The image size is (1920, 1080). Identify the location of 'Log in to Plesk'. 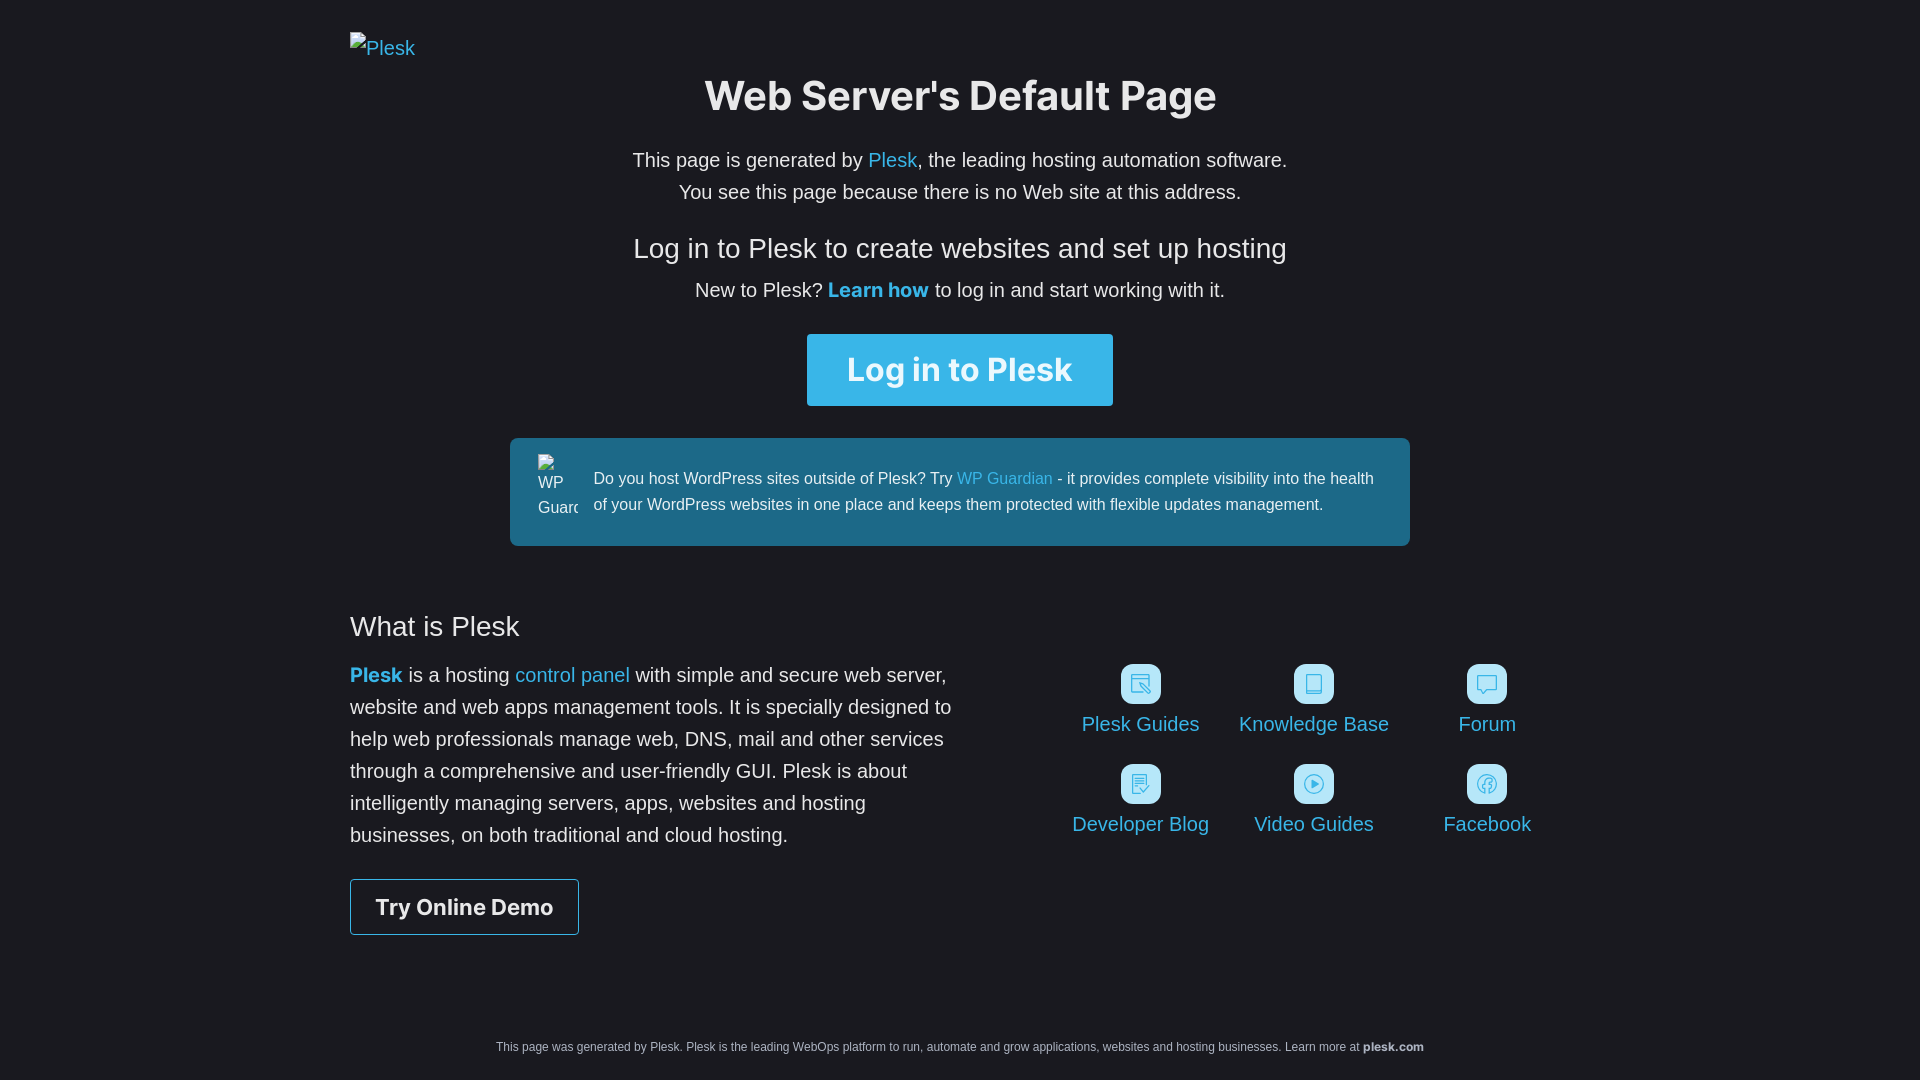
(960, 370).